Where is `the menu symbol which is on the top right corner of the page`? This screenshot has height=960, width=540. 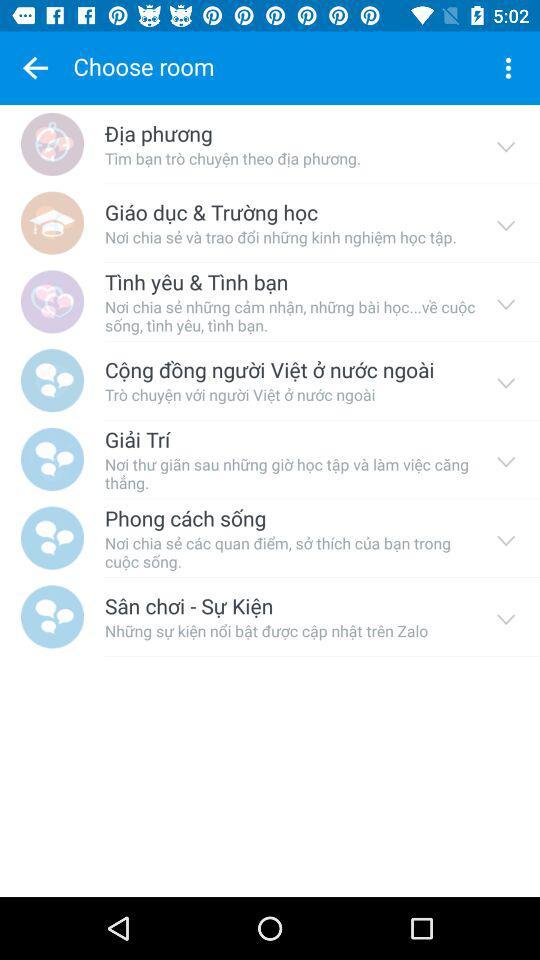 the menu symbol which is on the top right corner of the page is located at coordinates (508, 68).